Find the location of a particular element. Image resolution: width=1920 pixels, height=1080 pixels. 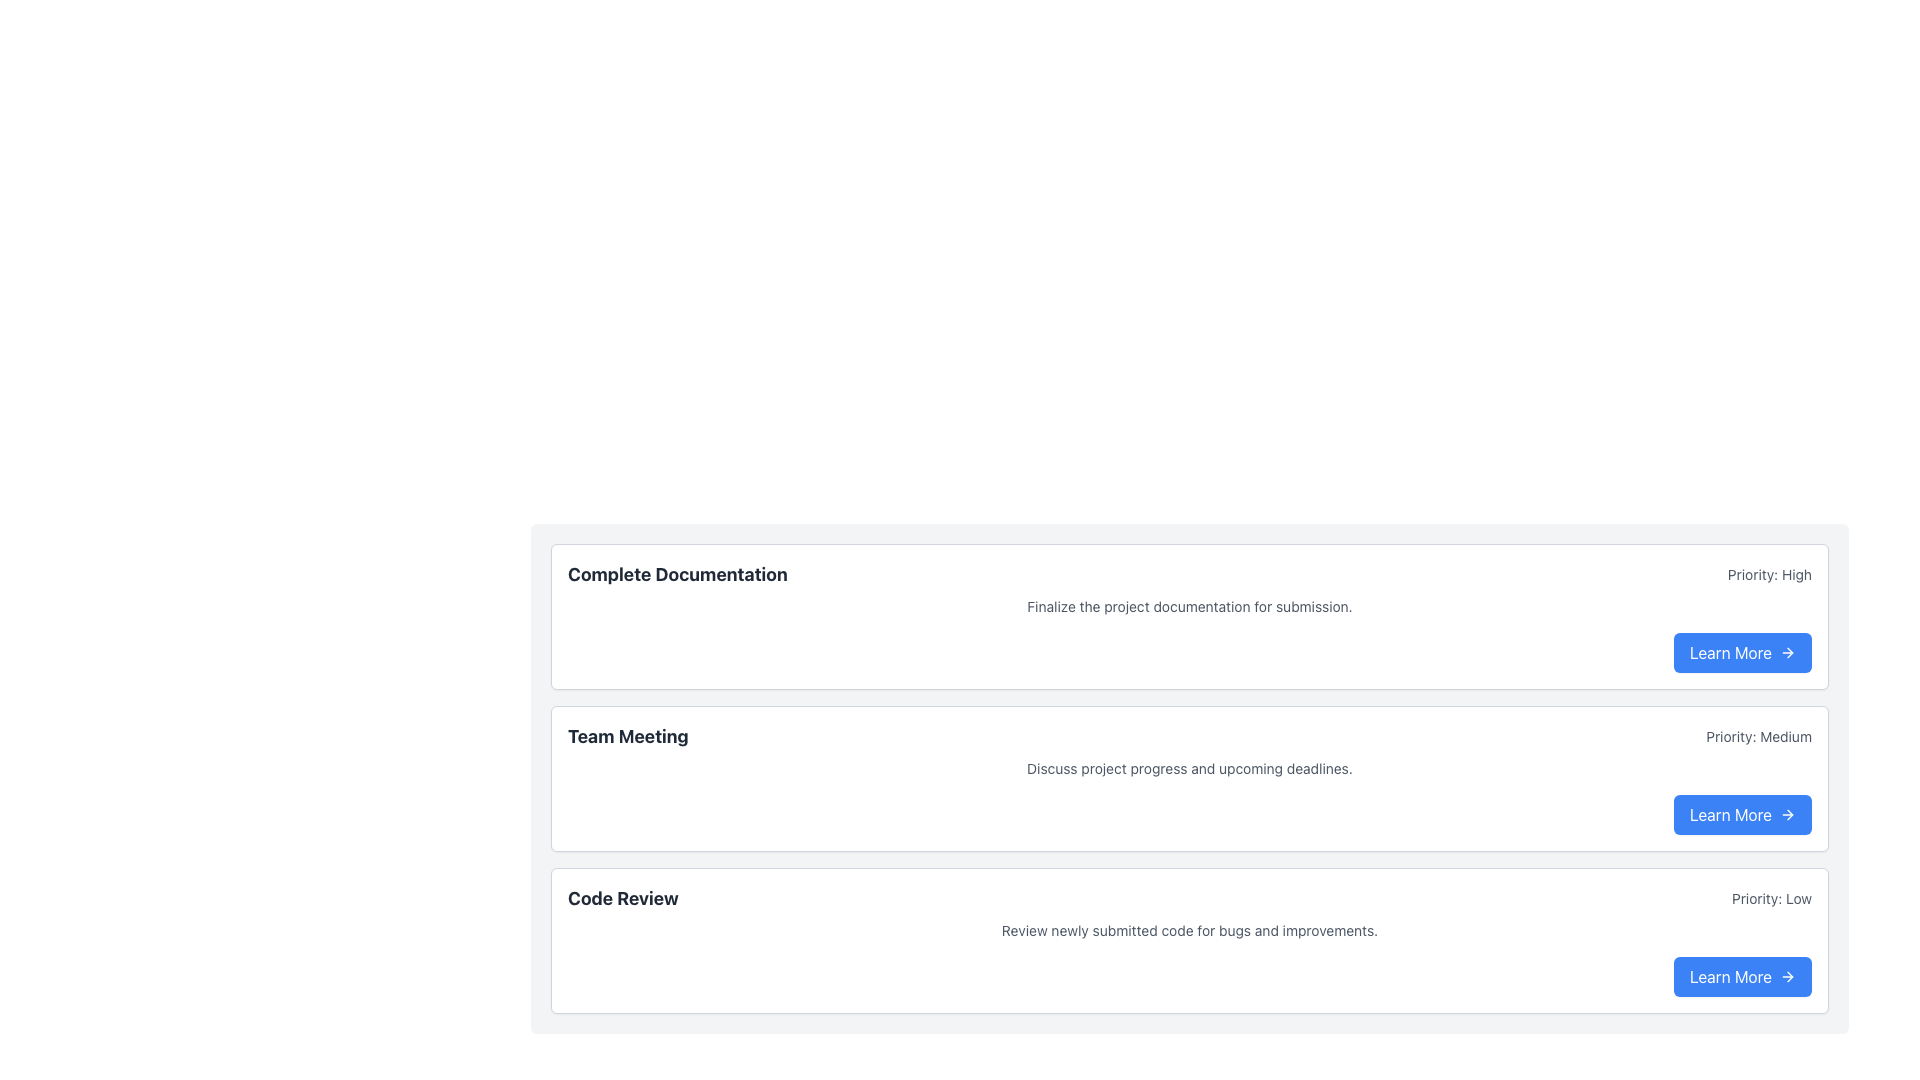

navigation keys is located at coordinates (1190, 736).